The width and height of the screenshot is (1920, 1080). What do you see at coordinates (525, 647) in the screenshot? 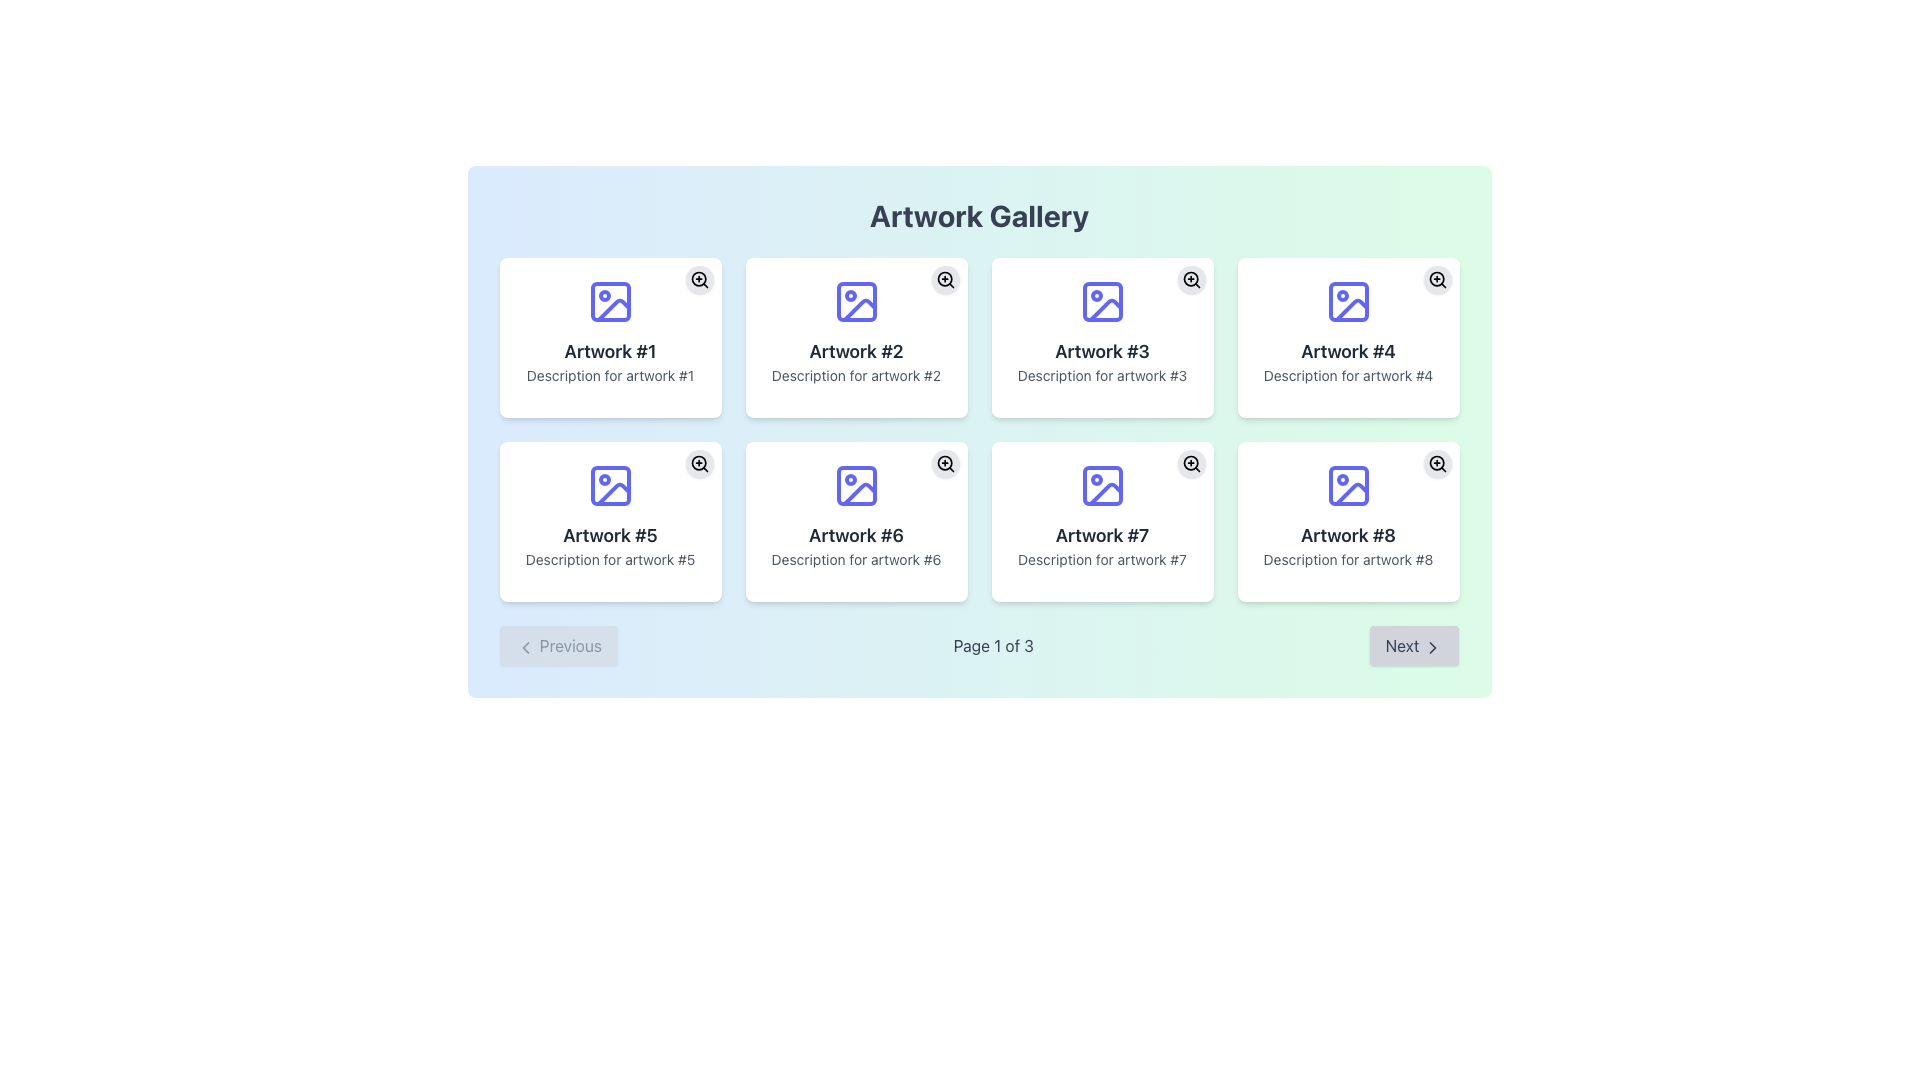
I see `the left-pointing chevron icon within the 'Previous' button, which is styled gray and located at the bottom left corner of the interface` at bounding box center [525, 647].